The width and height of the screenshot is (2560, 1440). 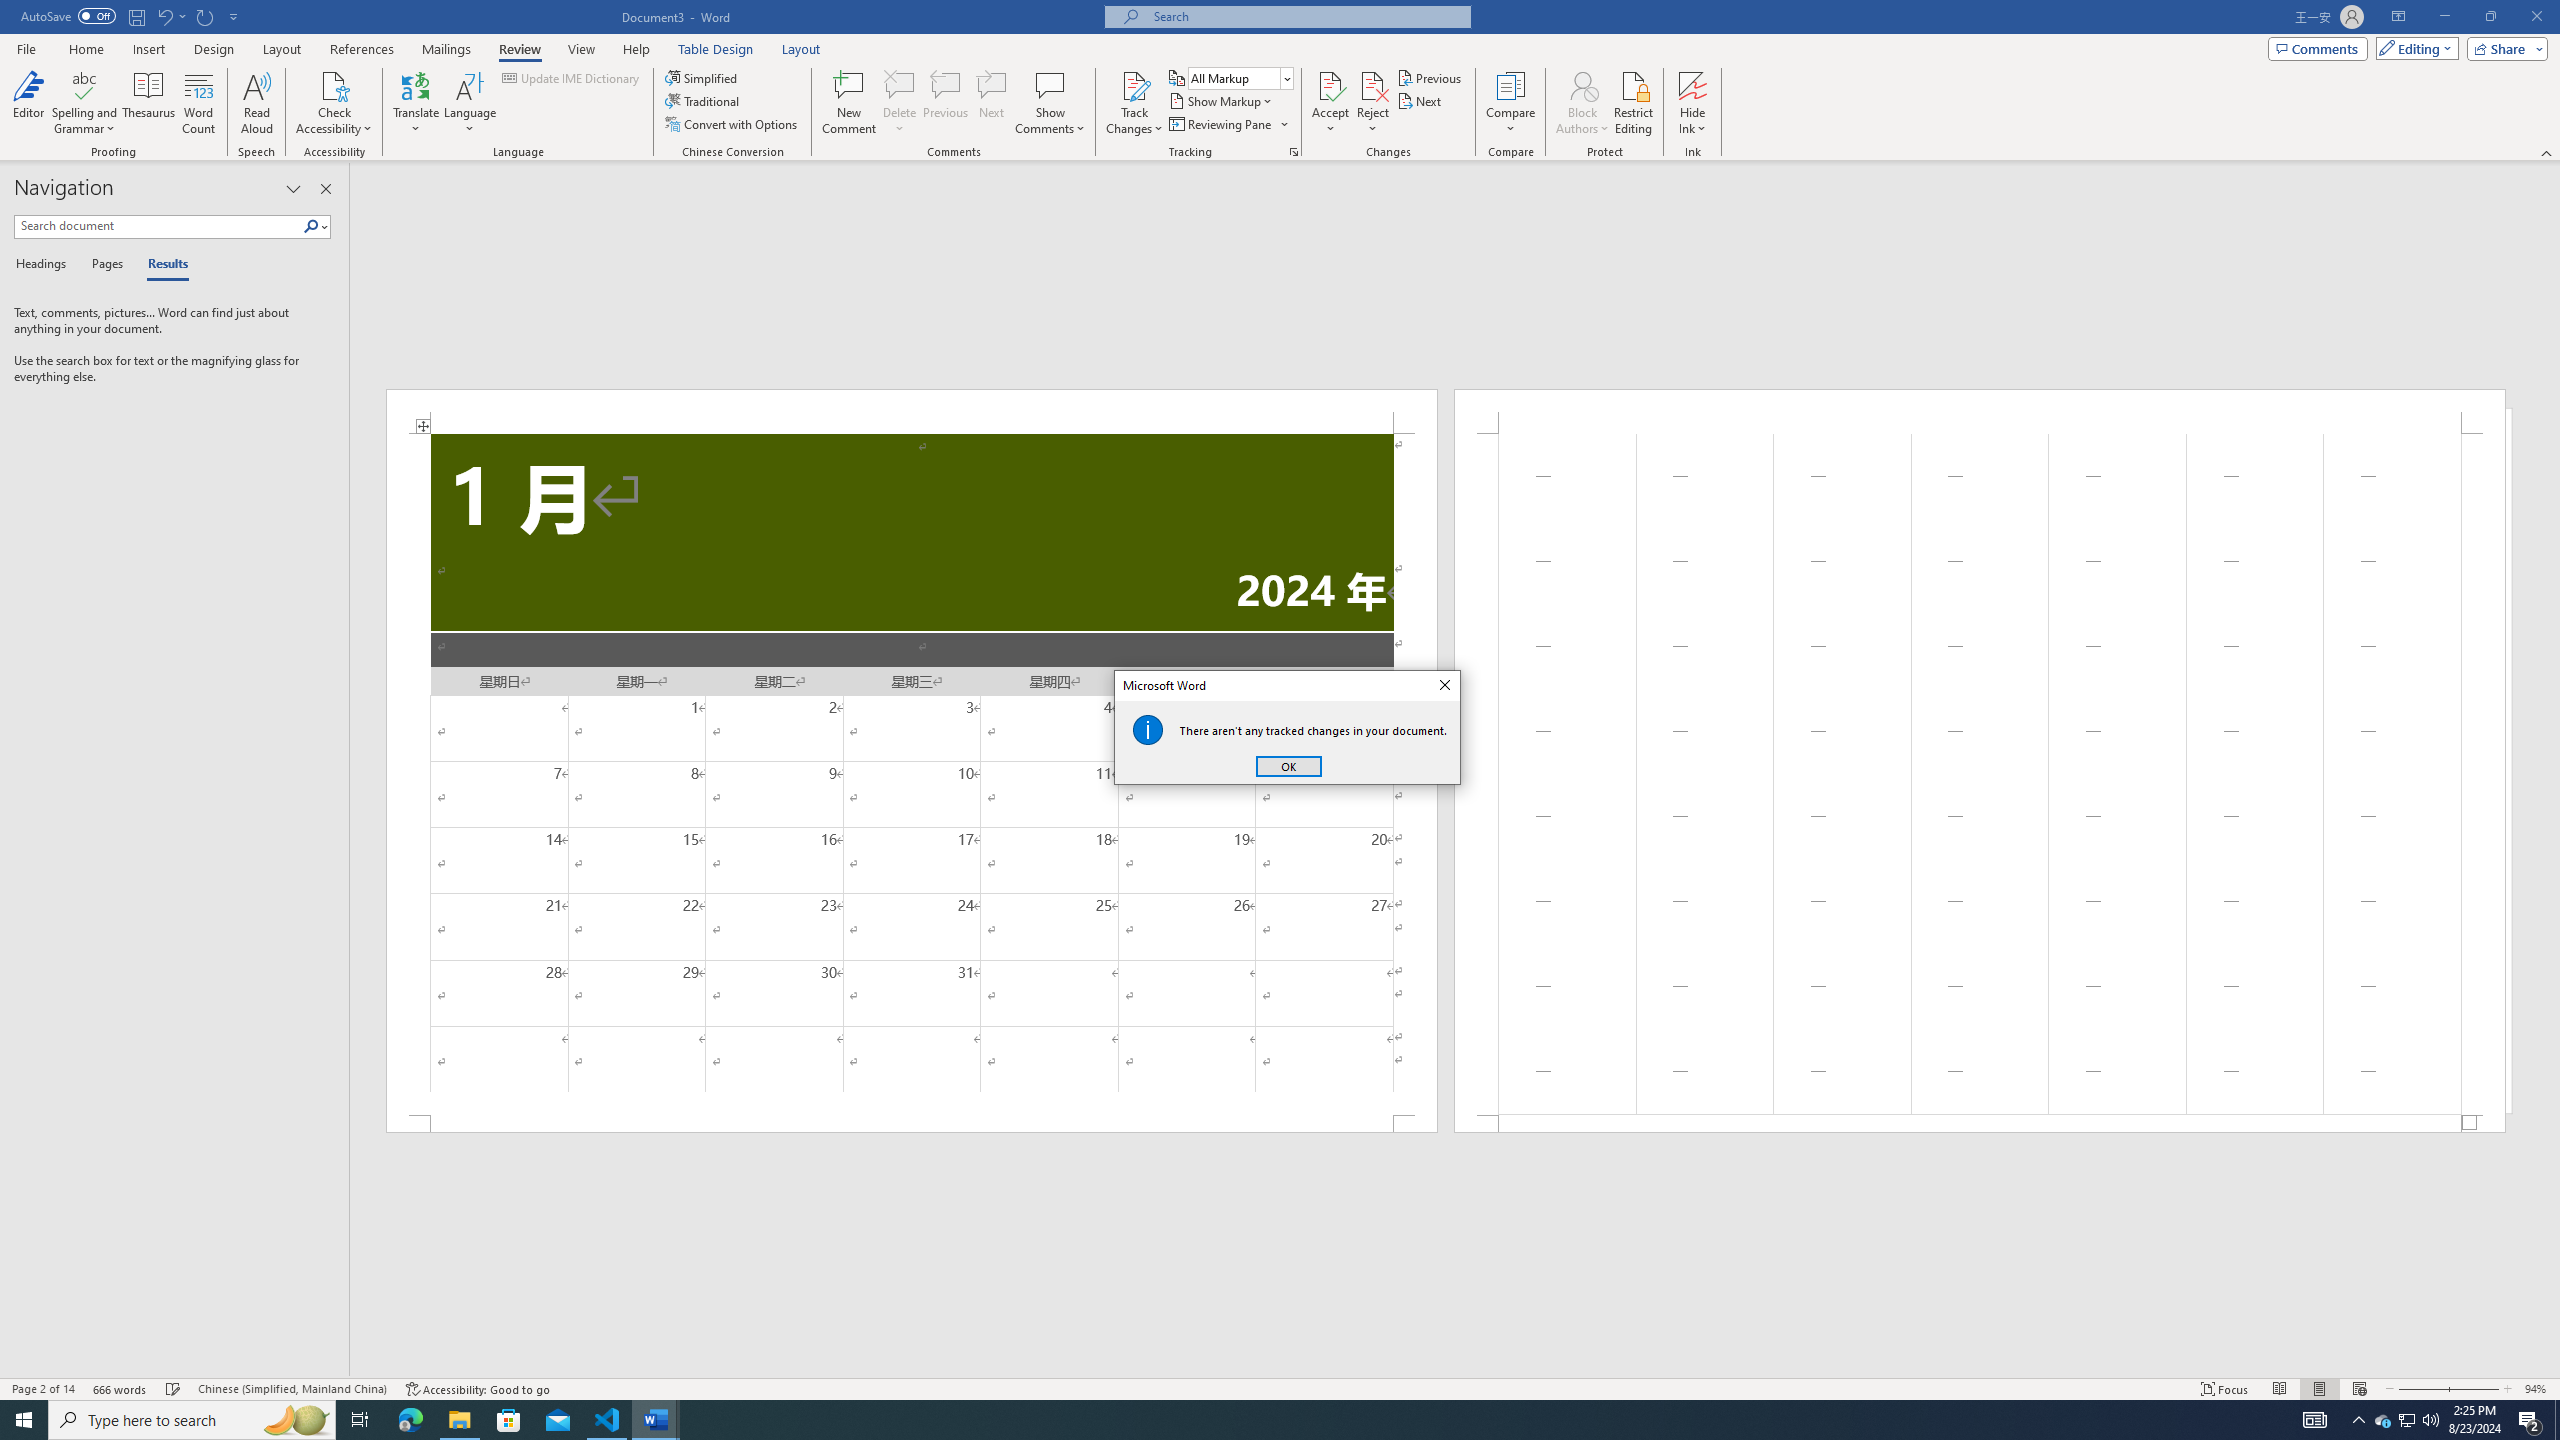 I want to click on 'Reviewing Pane', so click(x=1227, y=122).